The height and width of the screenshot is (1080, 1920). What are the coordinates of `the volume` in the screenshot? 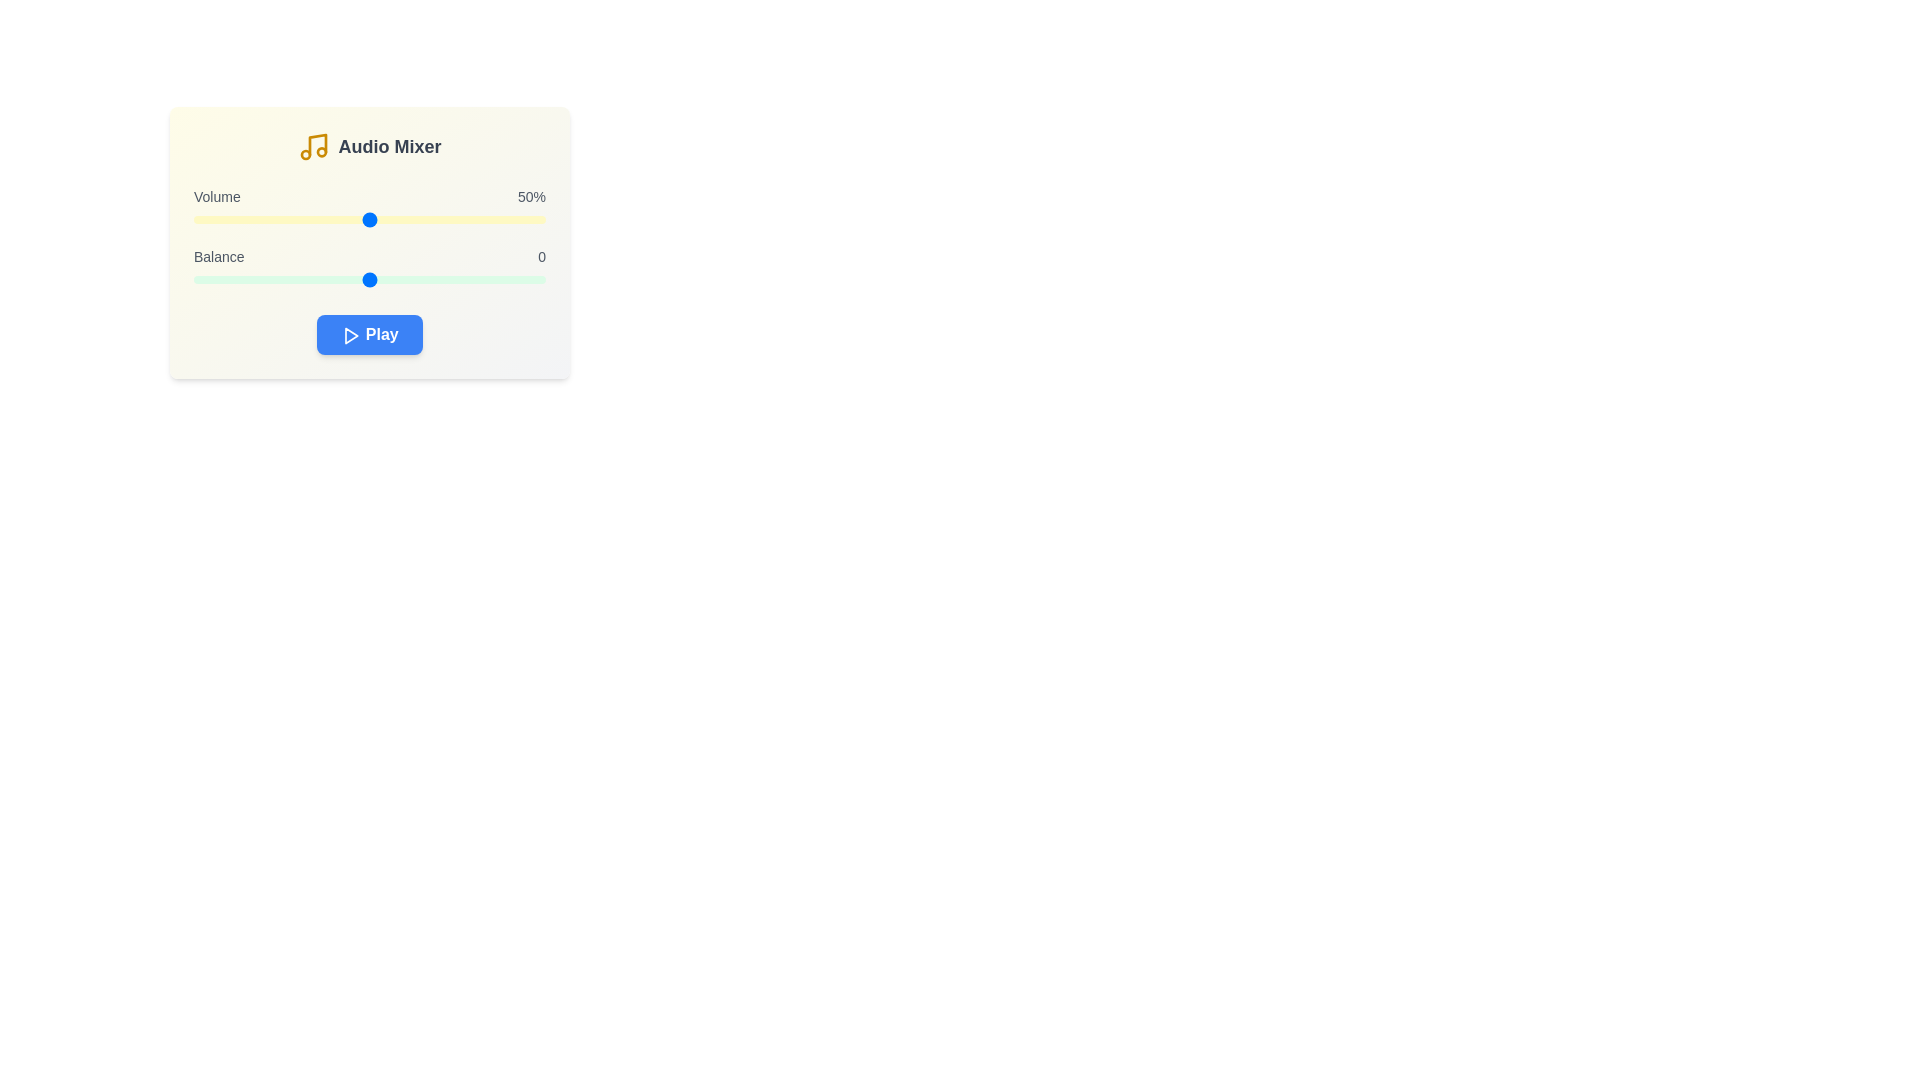 It's located at (242, 219).